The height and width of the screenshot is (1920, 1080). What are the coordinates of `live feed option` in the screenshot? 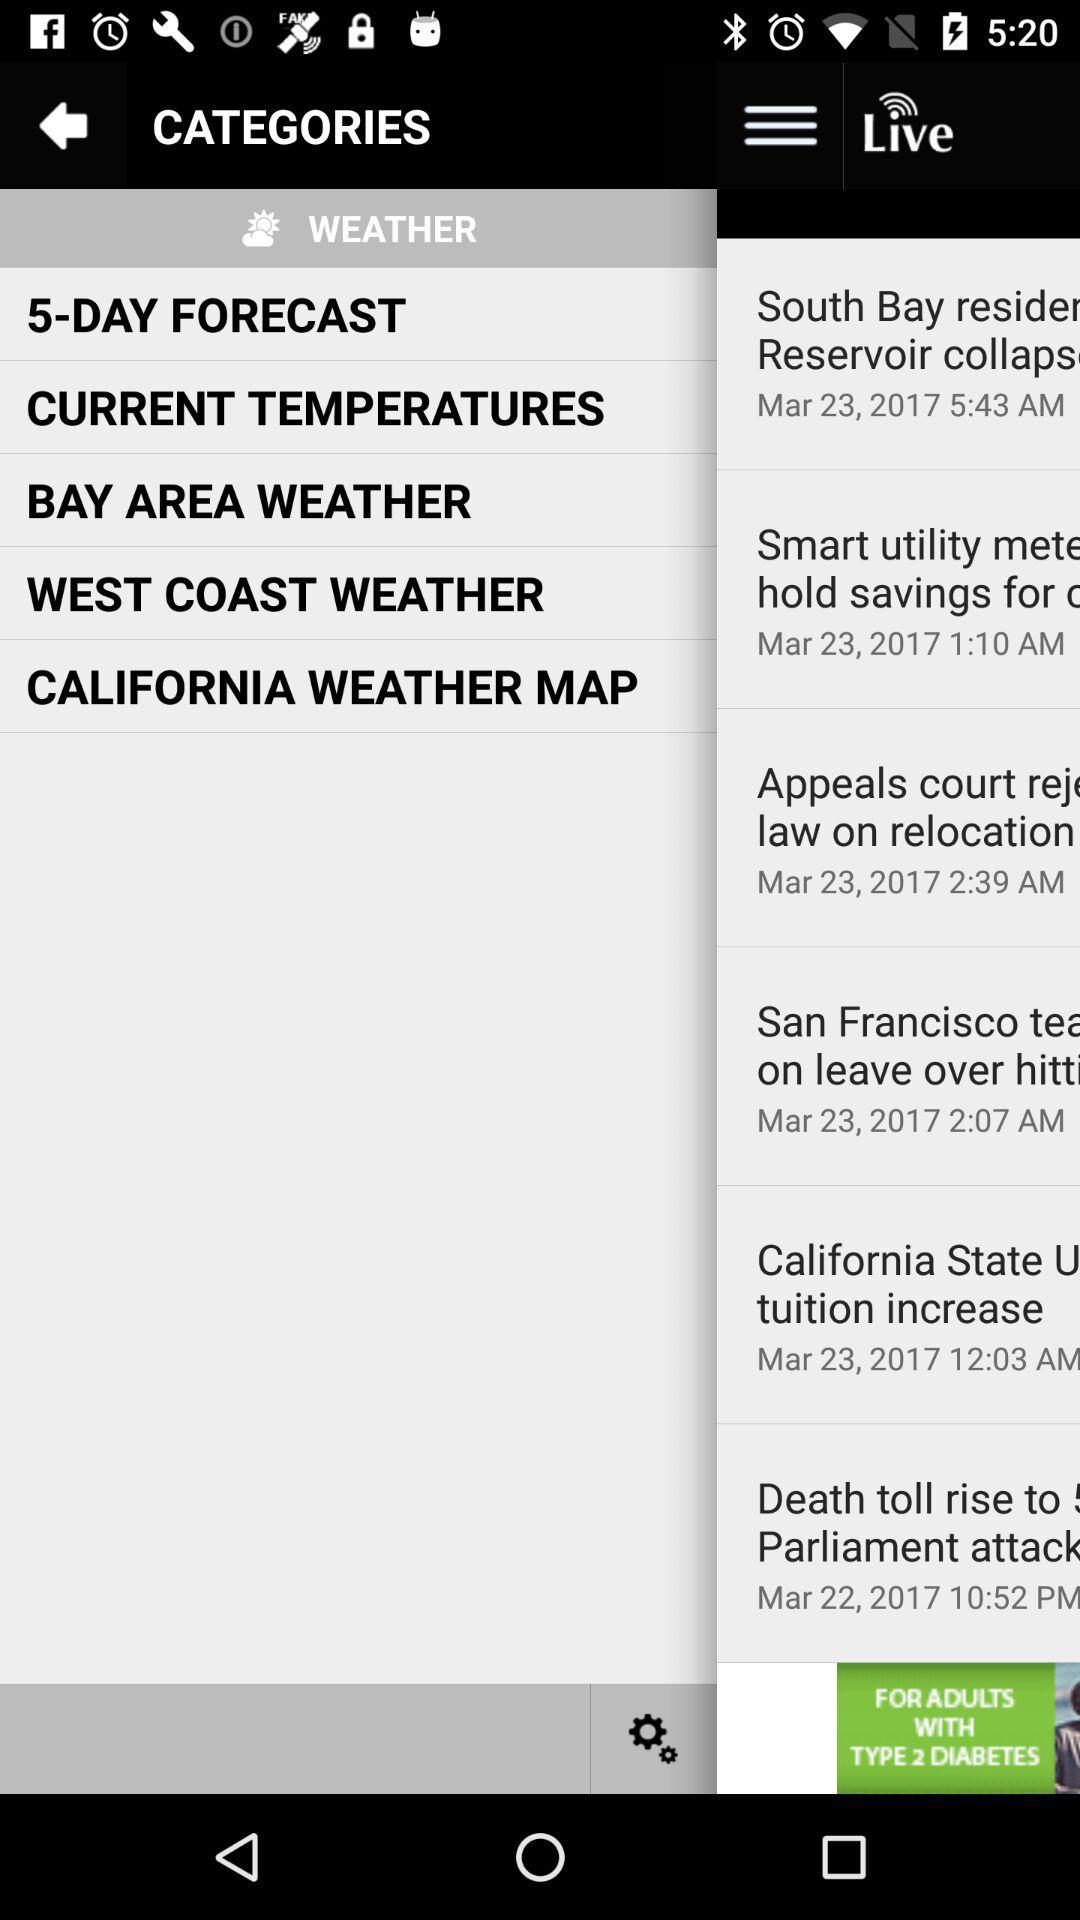 It's located at (906, 124).